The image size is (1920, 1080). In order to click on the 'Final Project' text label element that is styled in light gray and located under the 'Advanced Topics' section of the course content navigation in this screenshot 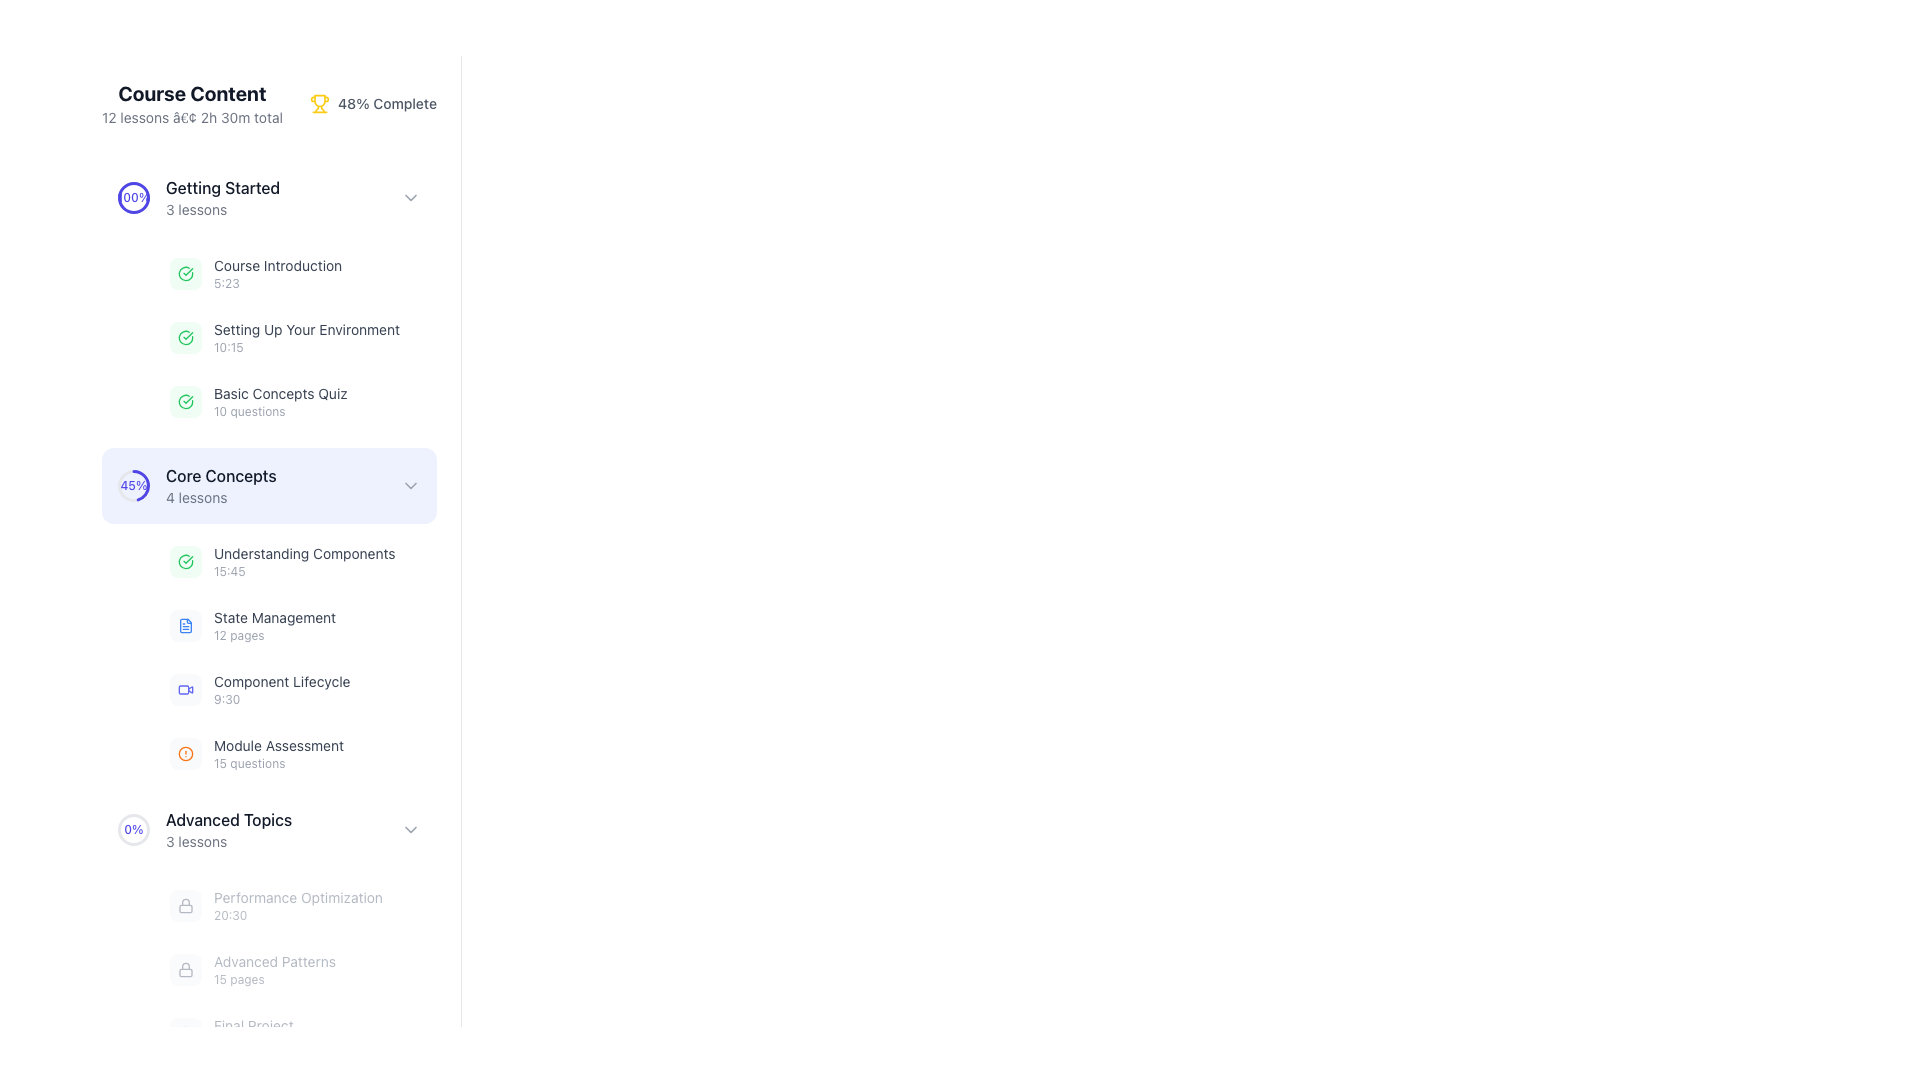, I will do `click(252, 1033)`.